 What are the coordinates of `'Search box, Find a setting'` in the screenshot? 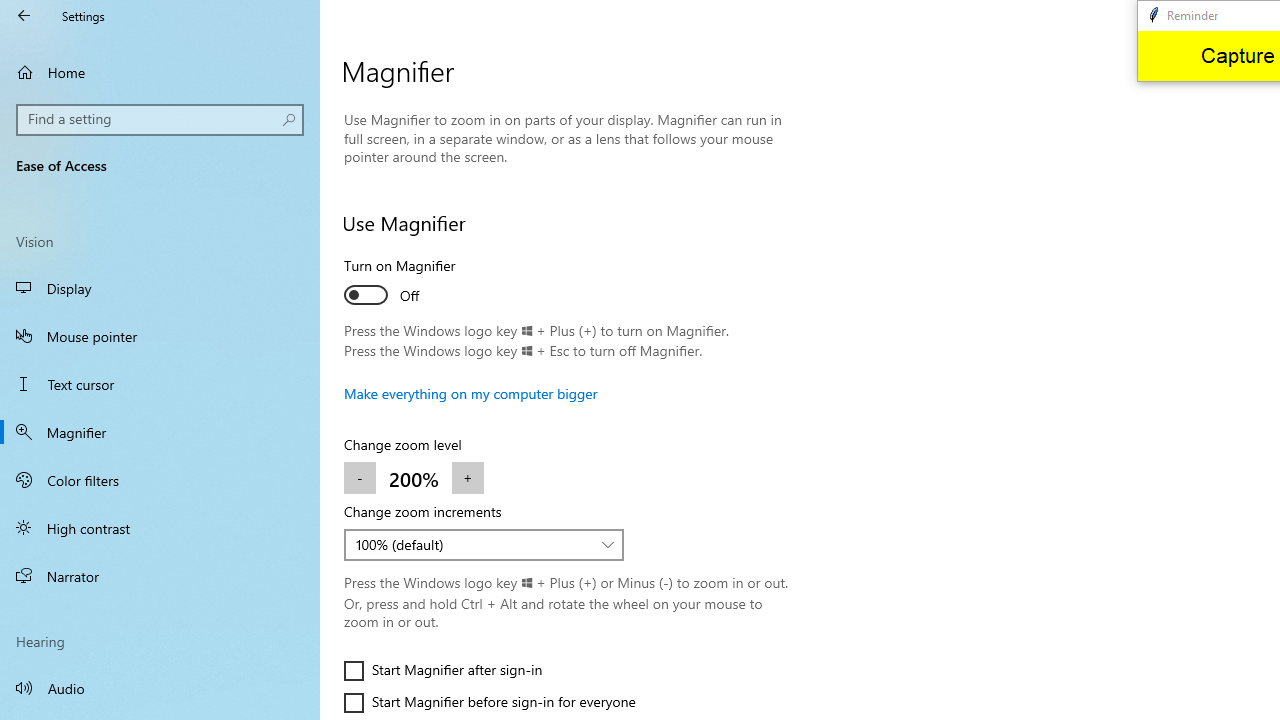 It's located at (160, 119).